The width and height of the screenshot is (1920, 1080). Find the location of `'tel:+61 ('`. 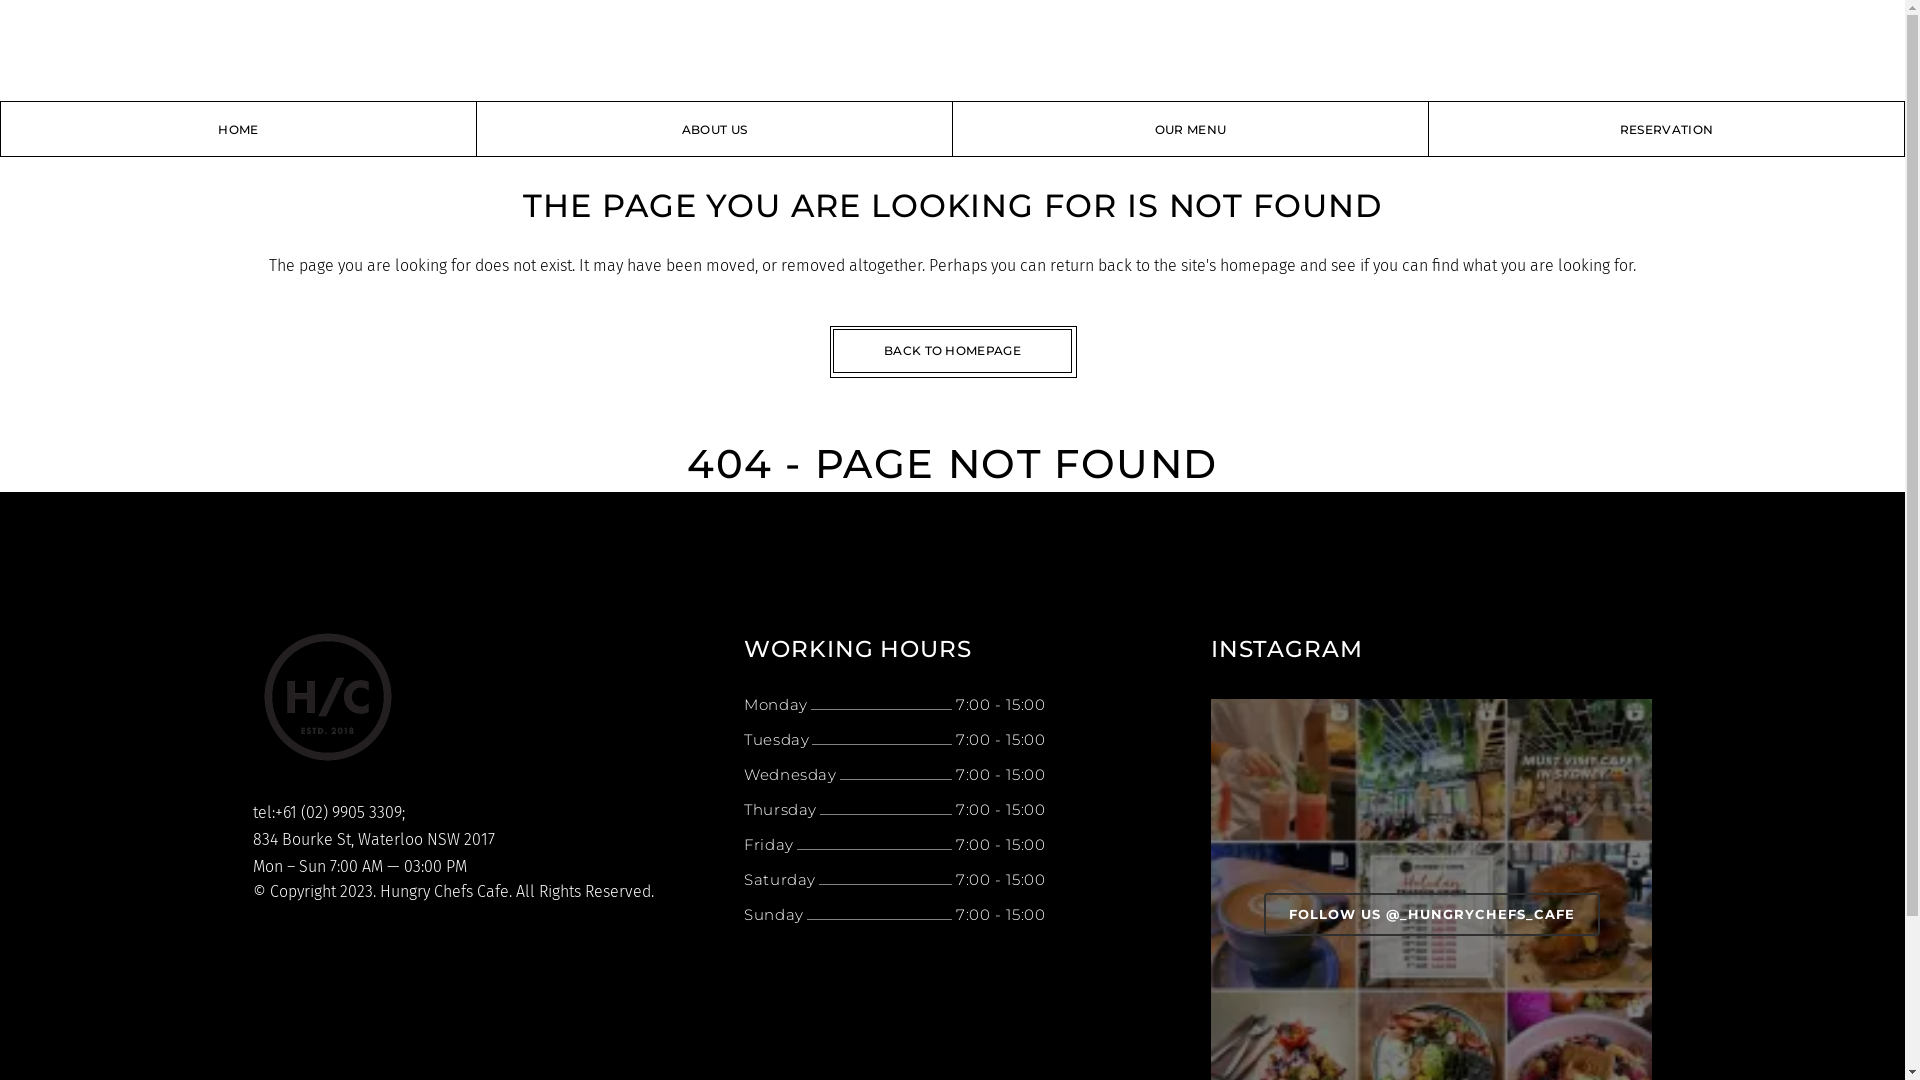

'tel:+61 (' is located at coordinates (277, 812).